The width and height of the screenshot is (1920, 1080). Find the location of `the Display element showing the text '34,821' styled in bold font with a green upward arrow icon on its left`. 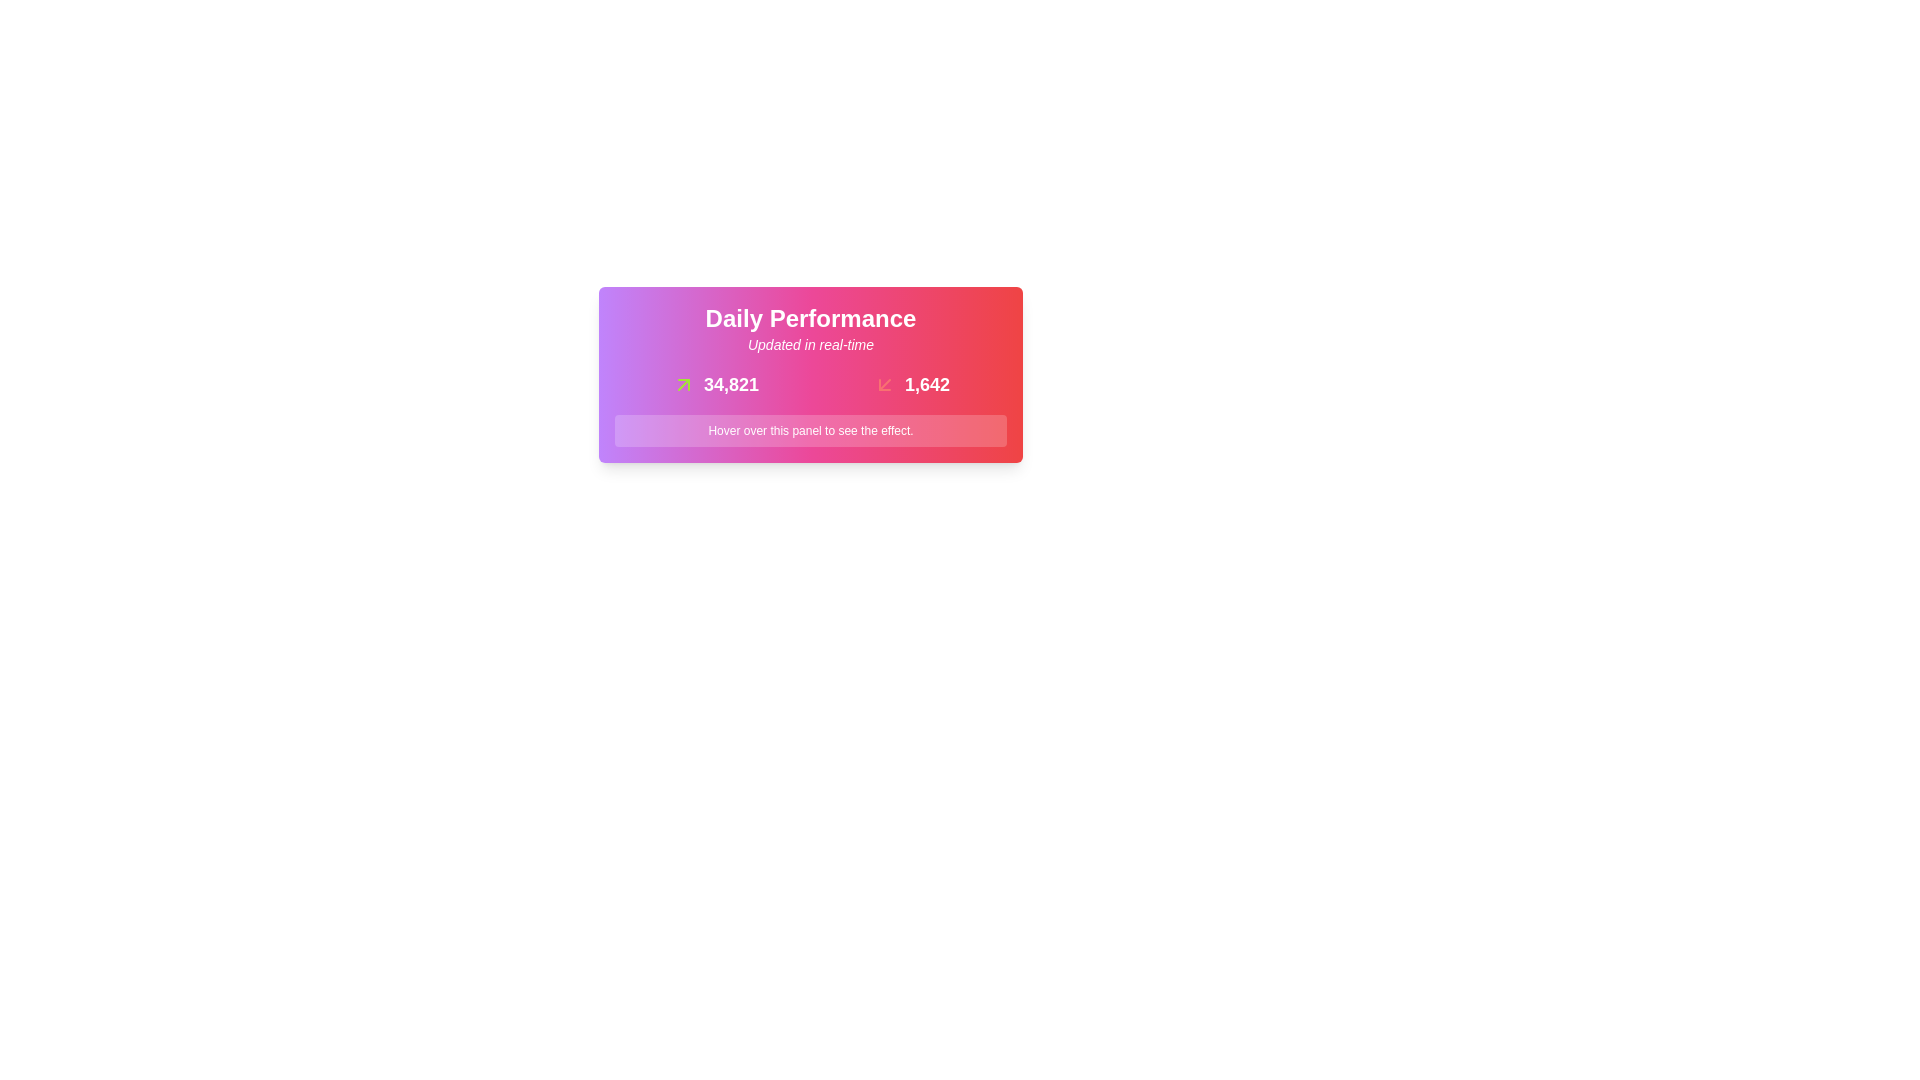

the Display element showing the text '34,821' styled in bold font with a green upward arrow icon on its left is located at coordinates (715, 385).